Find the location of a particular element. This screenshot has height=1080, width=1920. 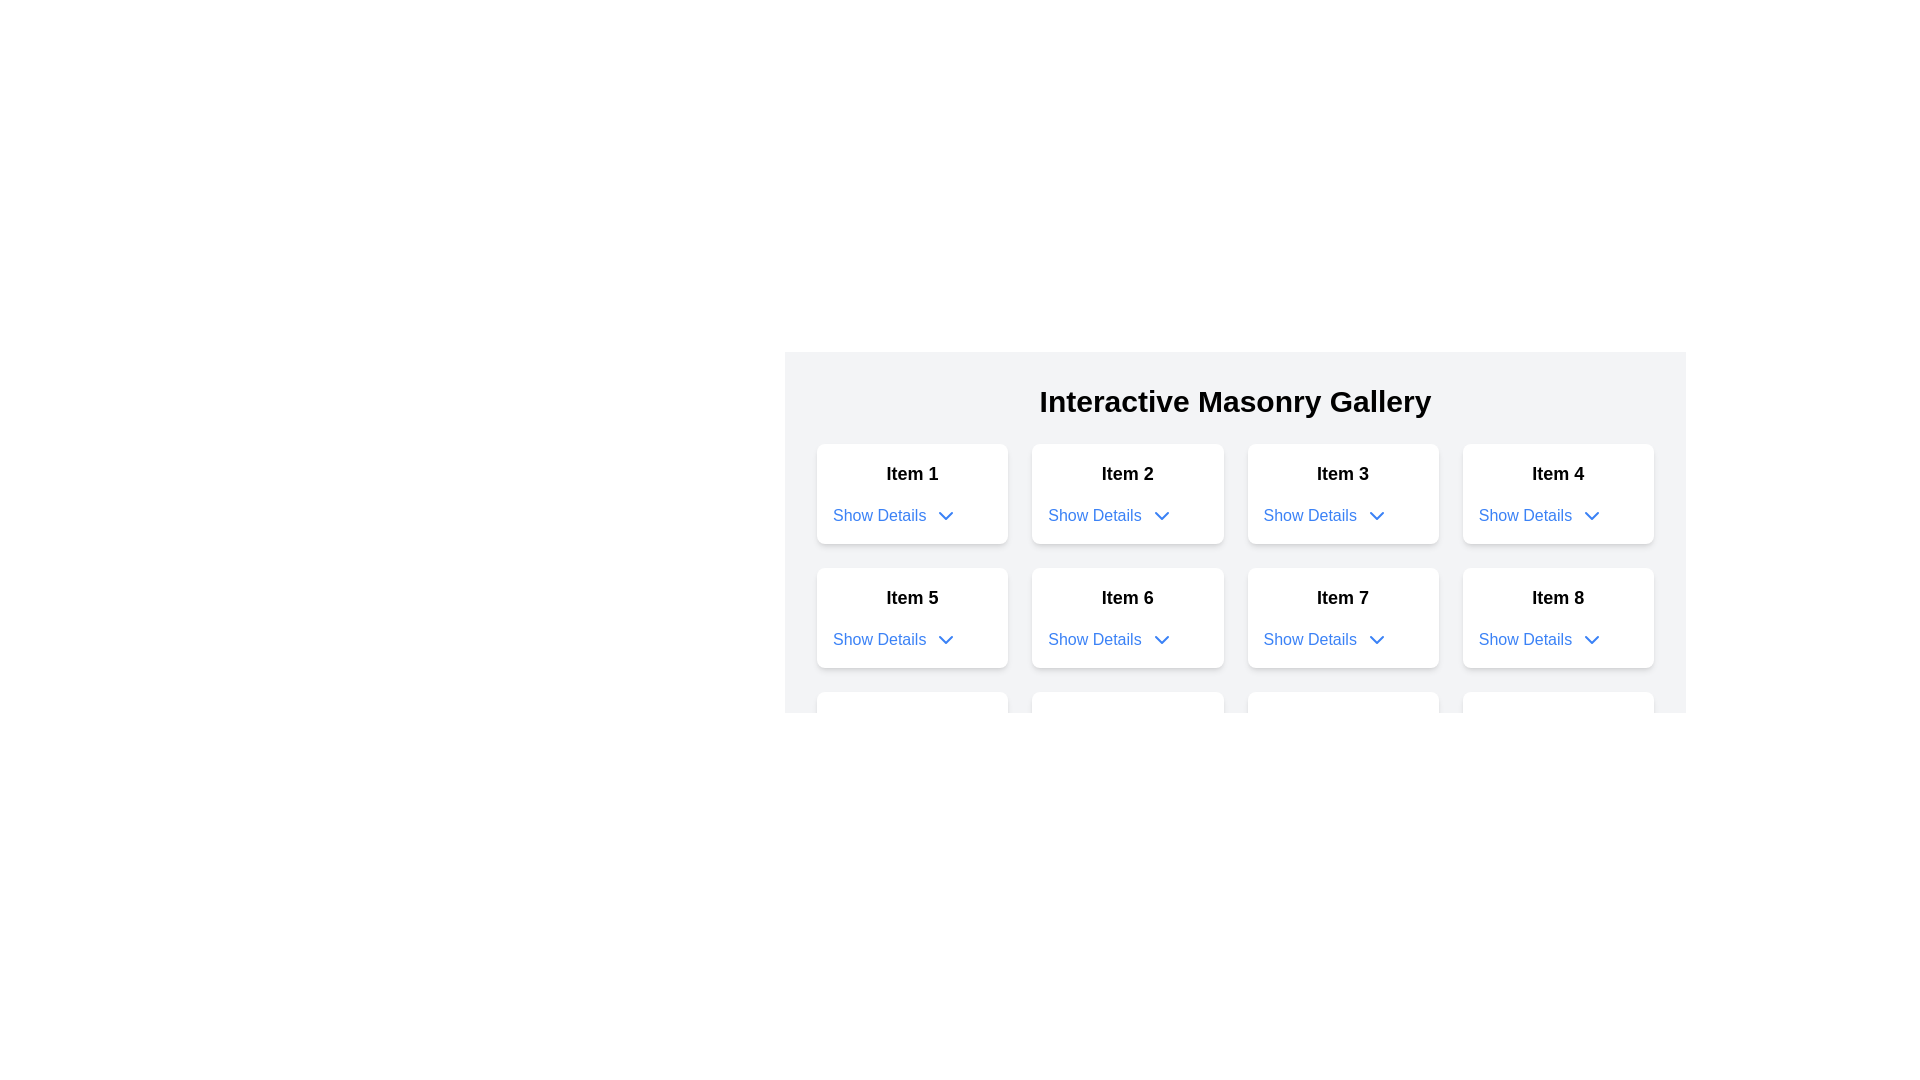

the static text label displaying 'Item 8', which is prominently styled in bold and larger font within the eighth panel of the 'Interactive Masonry Gallery' is located at coordinates (1557, 596).